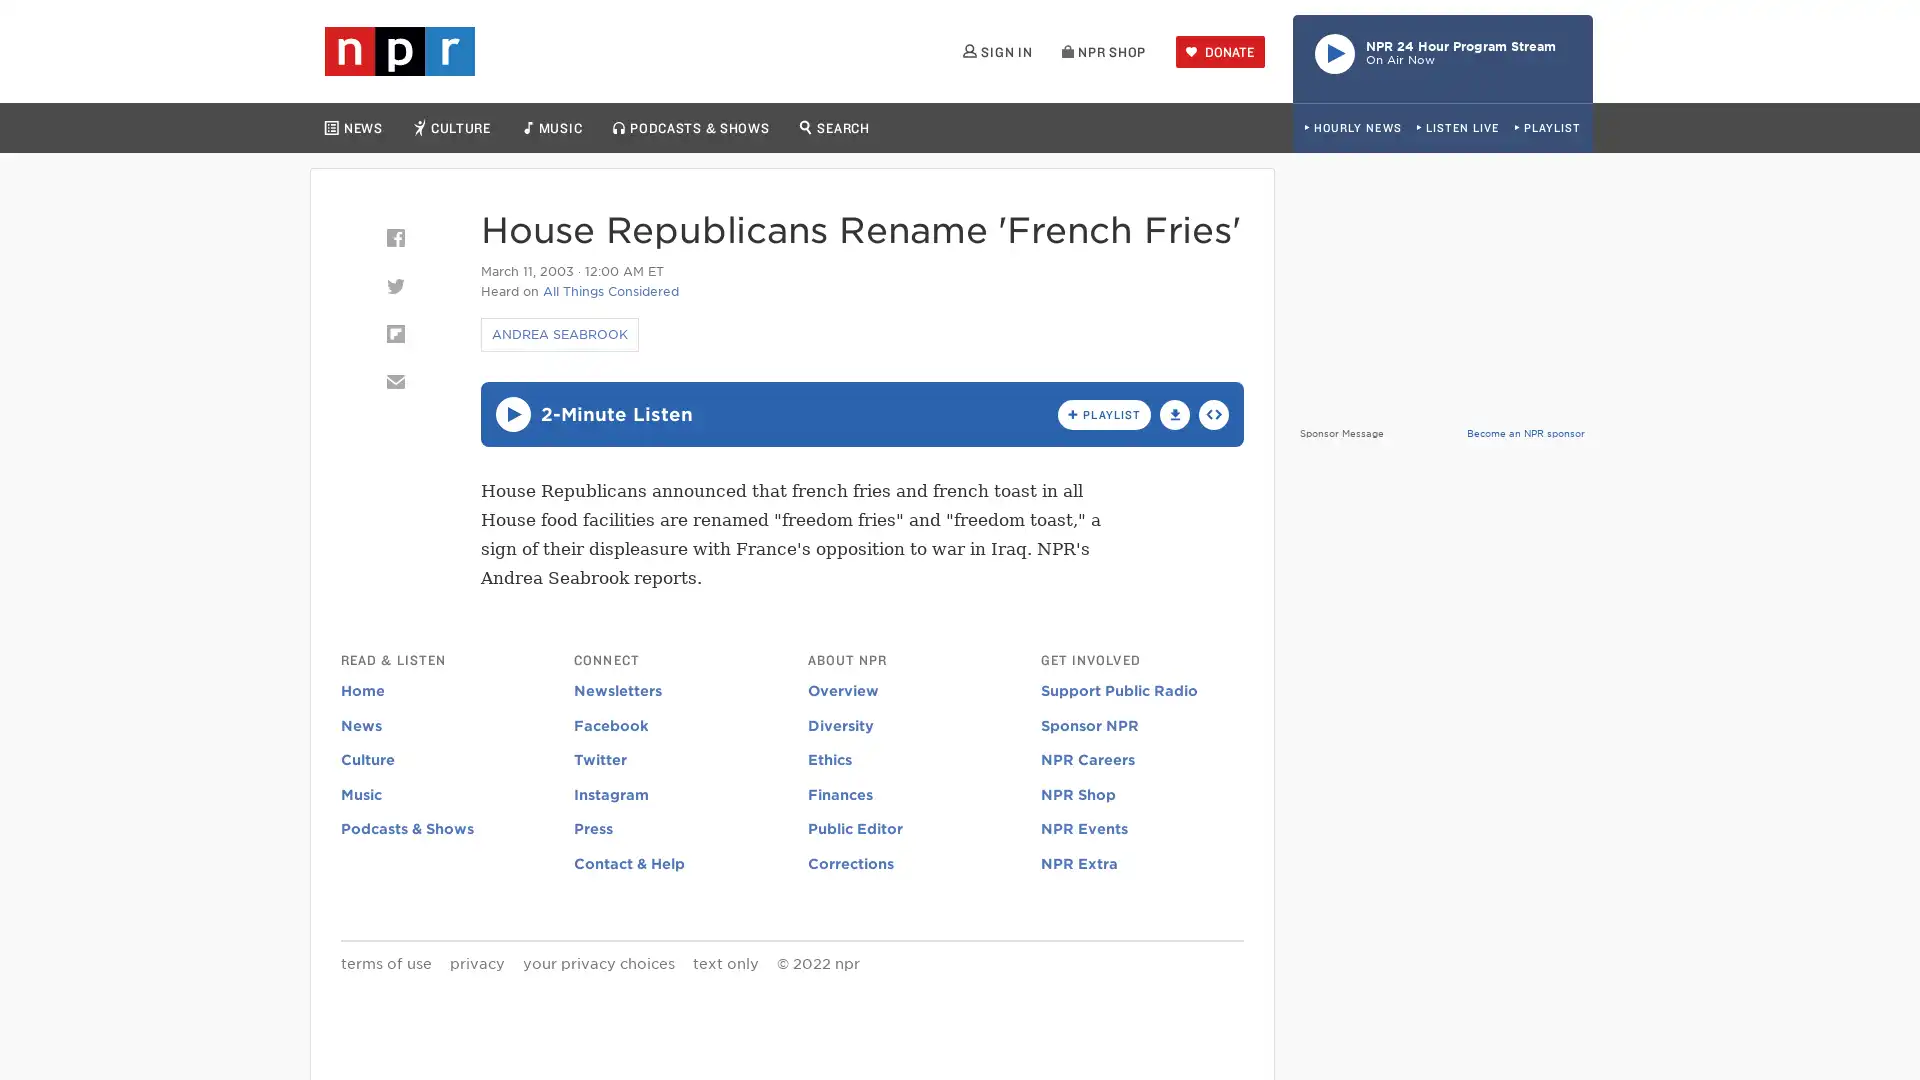 The height and width of the screenshot is (1080, 1920). Describe the element at coordinates (1352, 128) in the screenshot. I see `HOURLY NEWS` at that location.